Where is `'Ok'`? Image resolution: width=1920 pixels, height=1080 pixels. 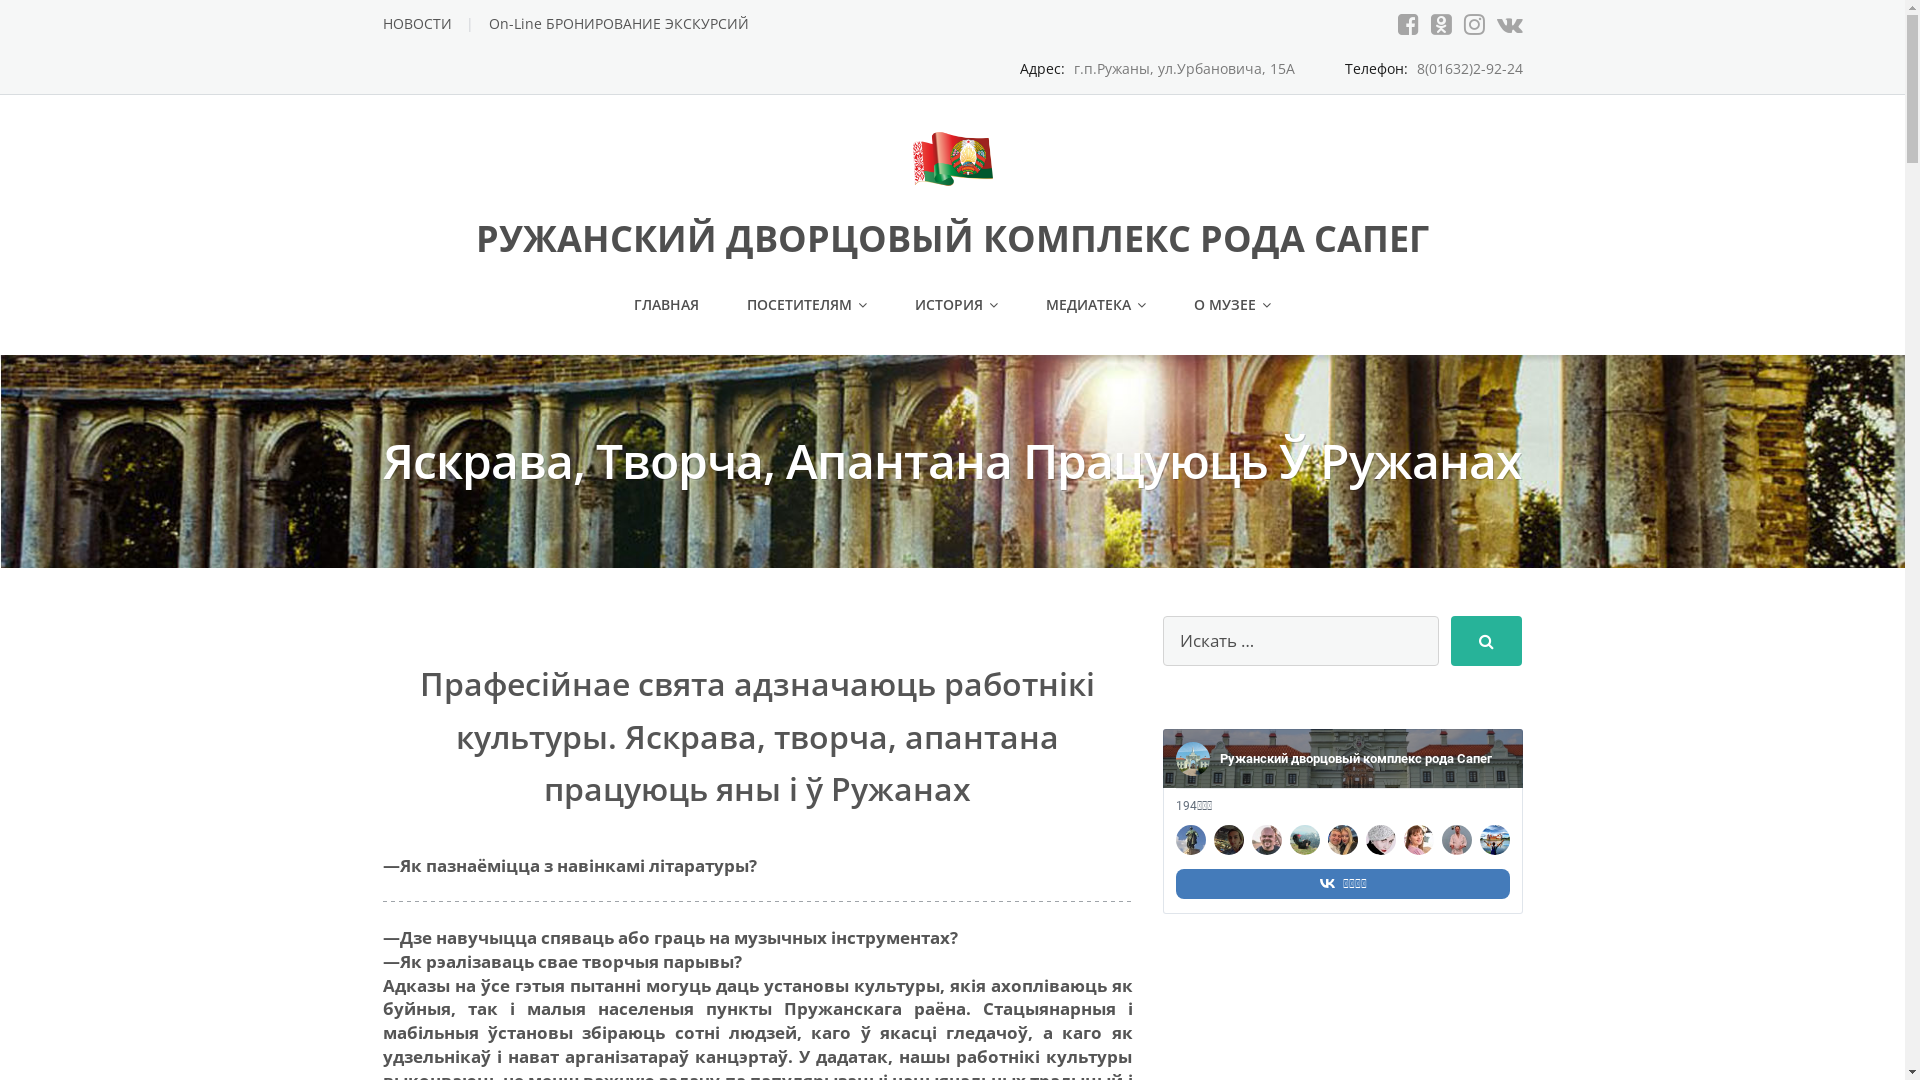 'Ok' is located at coordinates (1440, 23).